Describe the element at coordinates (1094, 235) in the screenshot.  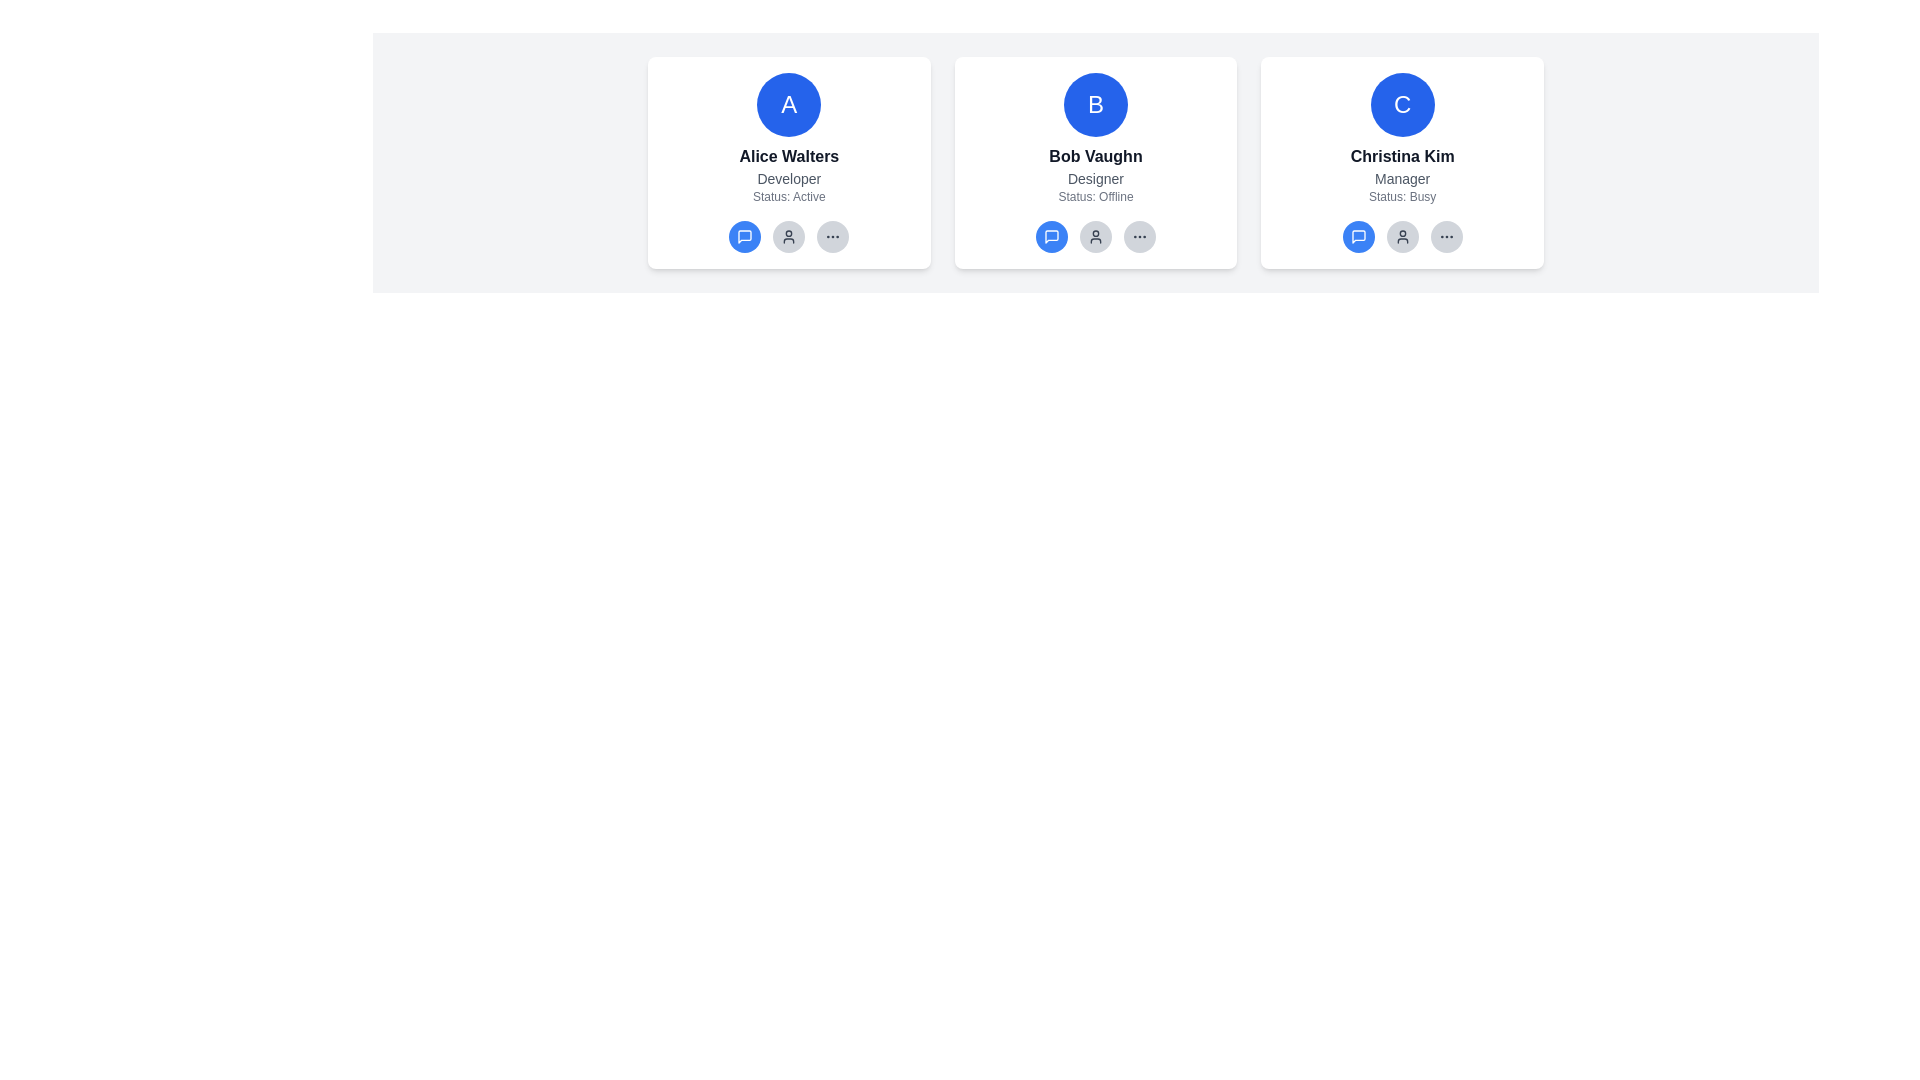
I see `the second button in a group of three buttons located below the text 'Bob Vaughn Designer Status: Offline'` at that location.